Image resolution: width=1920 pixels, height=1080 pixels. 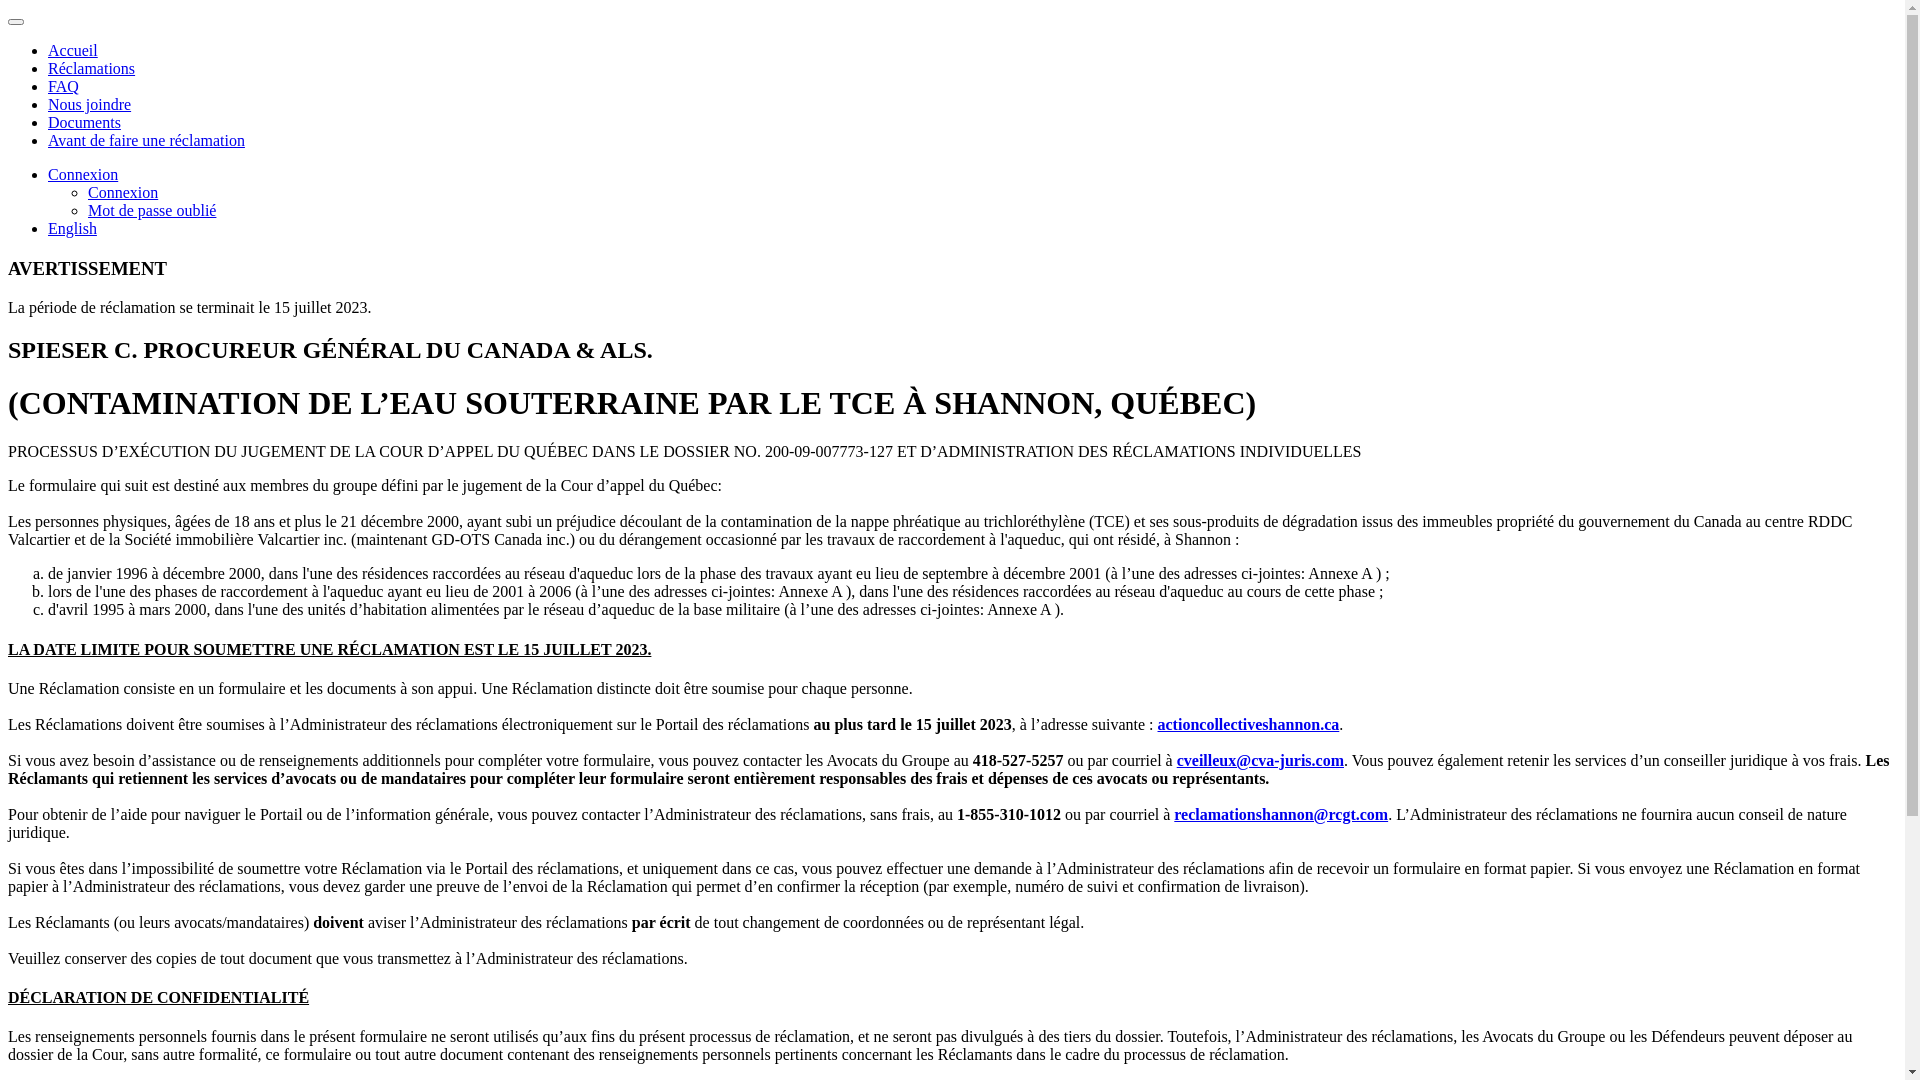 I want to click on 'reclamationshannon@rcgt.com', so click(x=1281, y=814).